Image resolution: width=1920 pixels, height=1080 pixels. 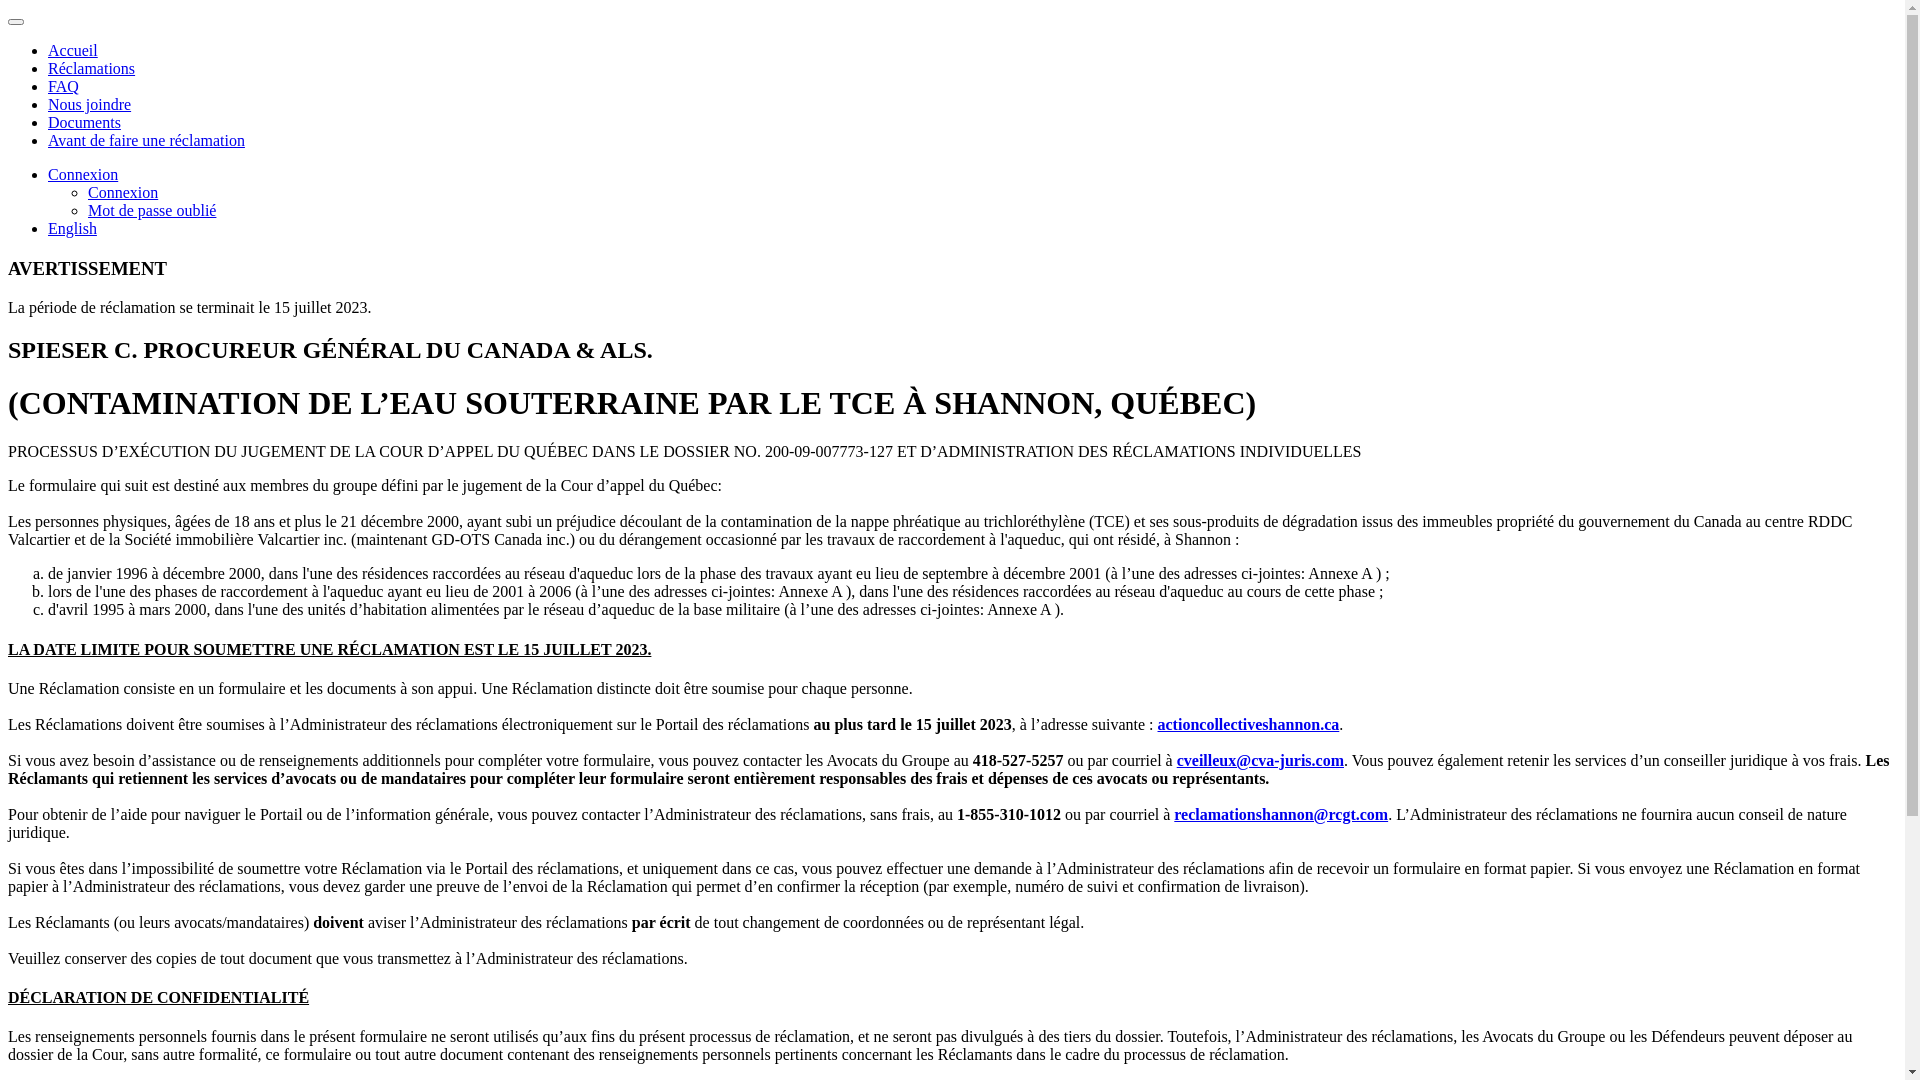 I want to click on 'reclamationshannon@rcgt.com', so click(x=1281, y=814).